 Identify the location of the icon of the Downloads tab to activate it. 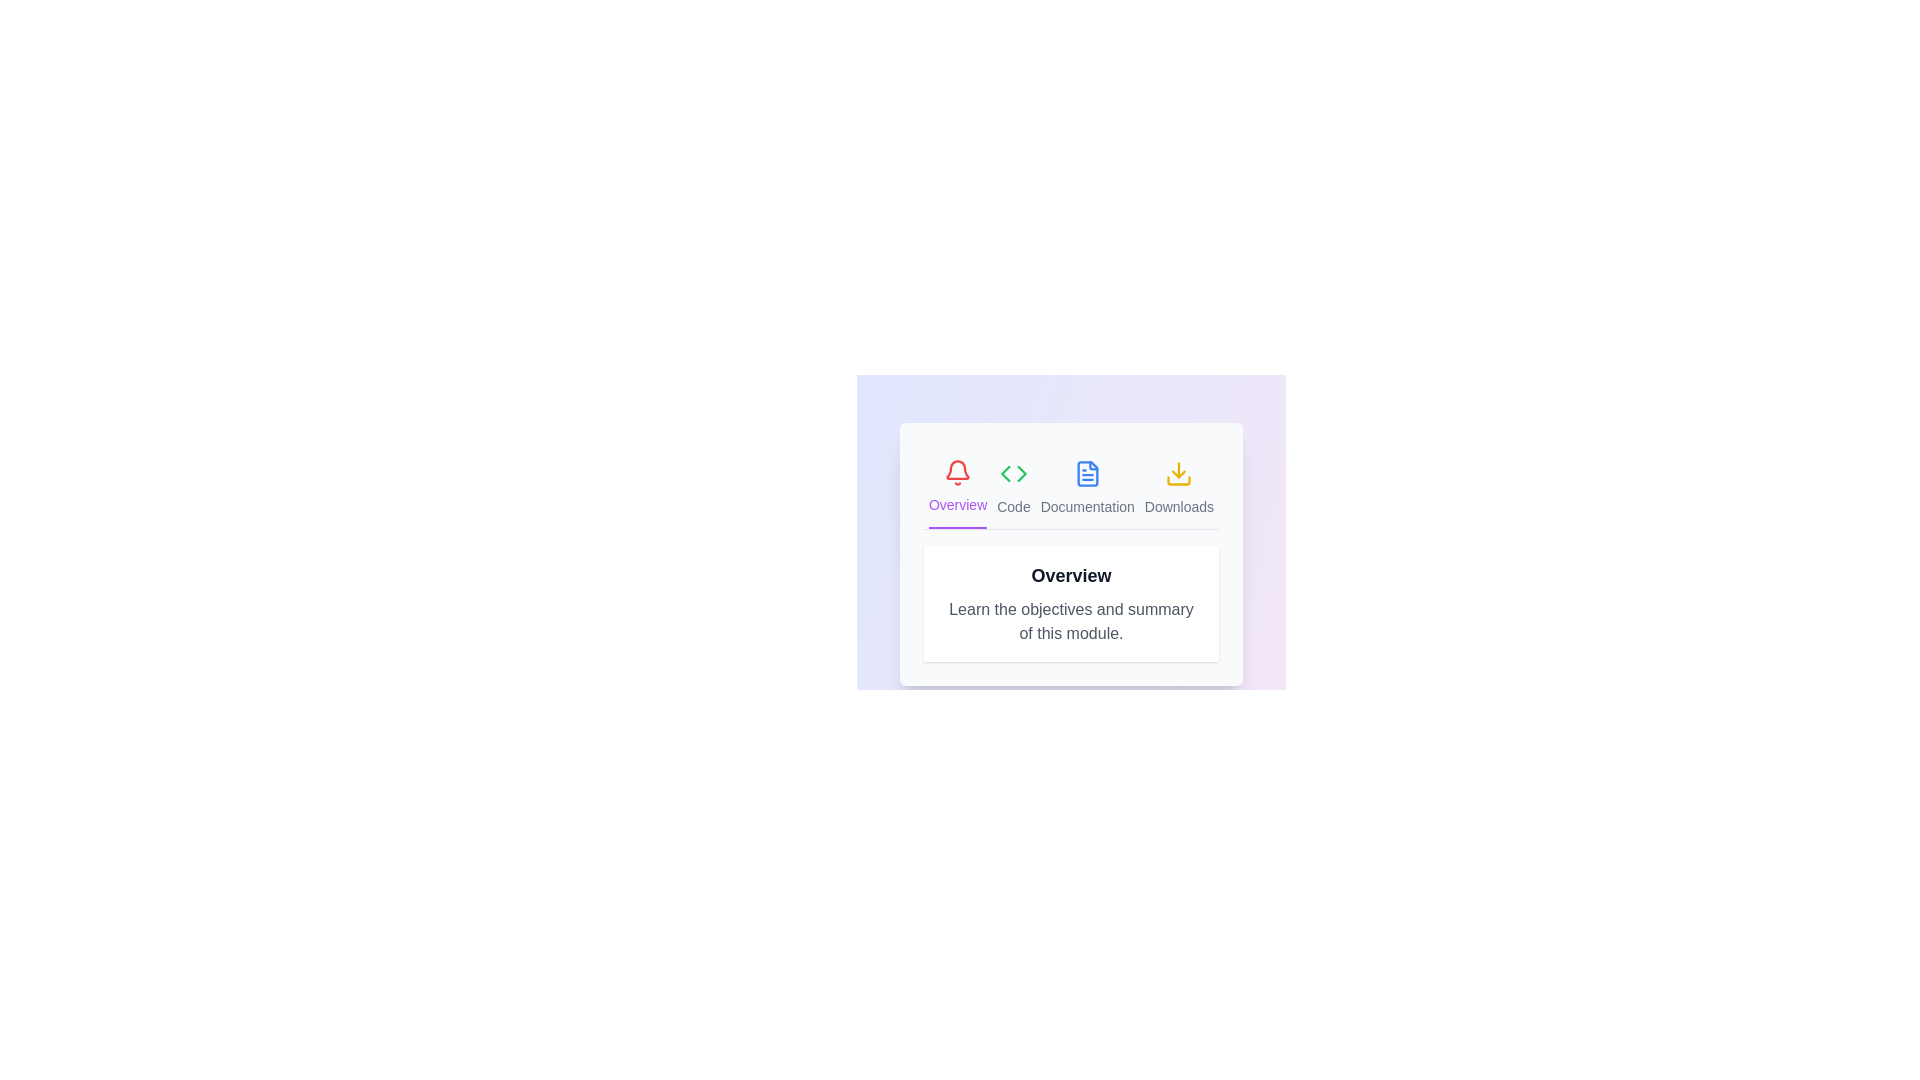
(1179, 488).